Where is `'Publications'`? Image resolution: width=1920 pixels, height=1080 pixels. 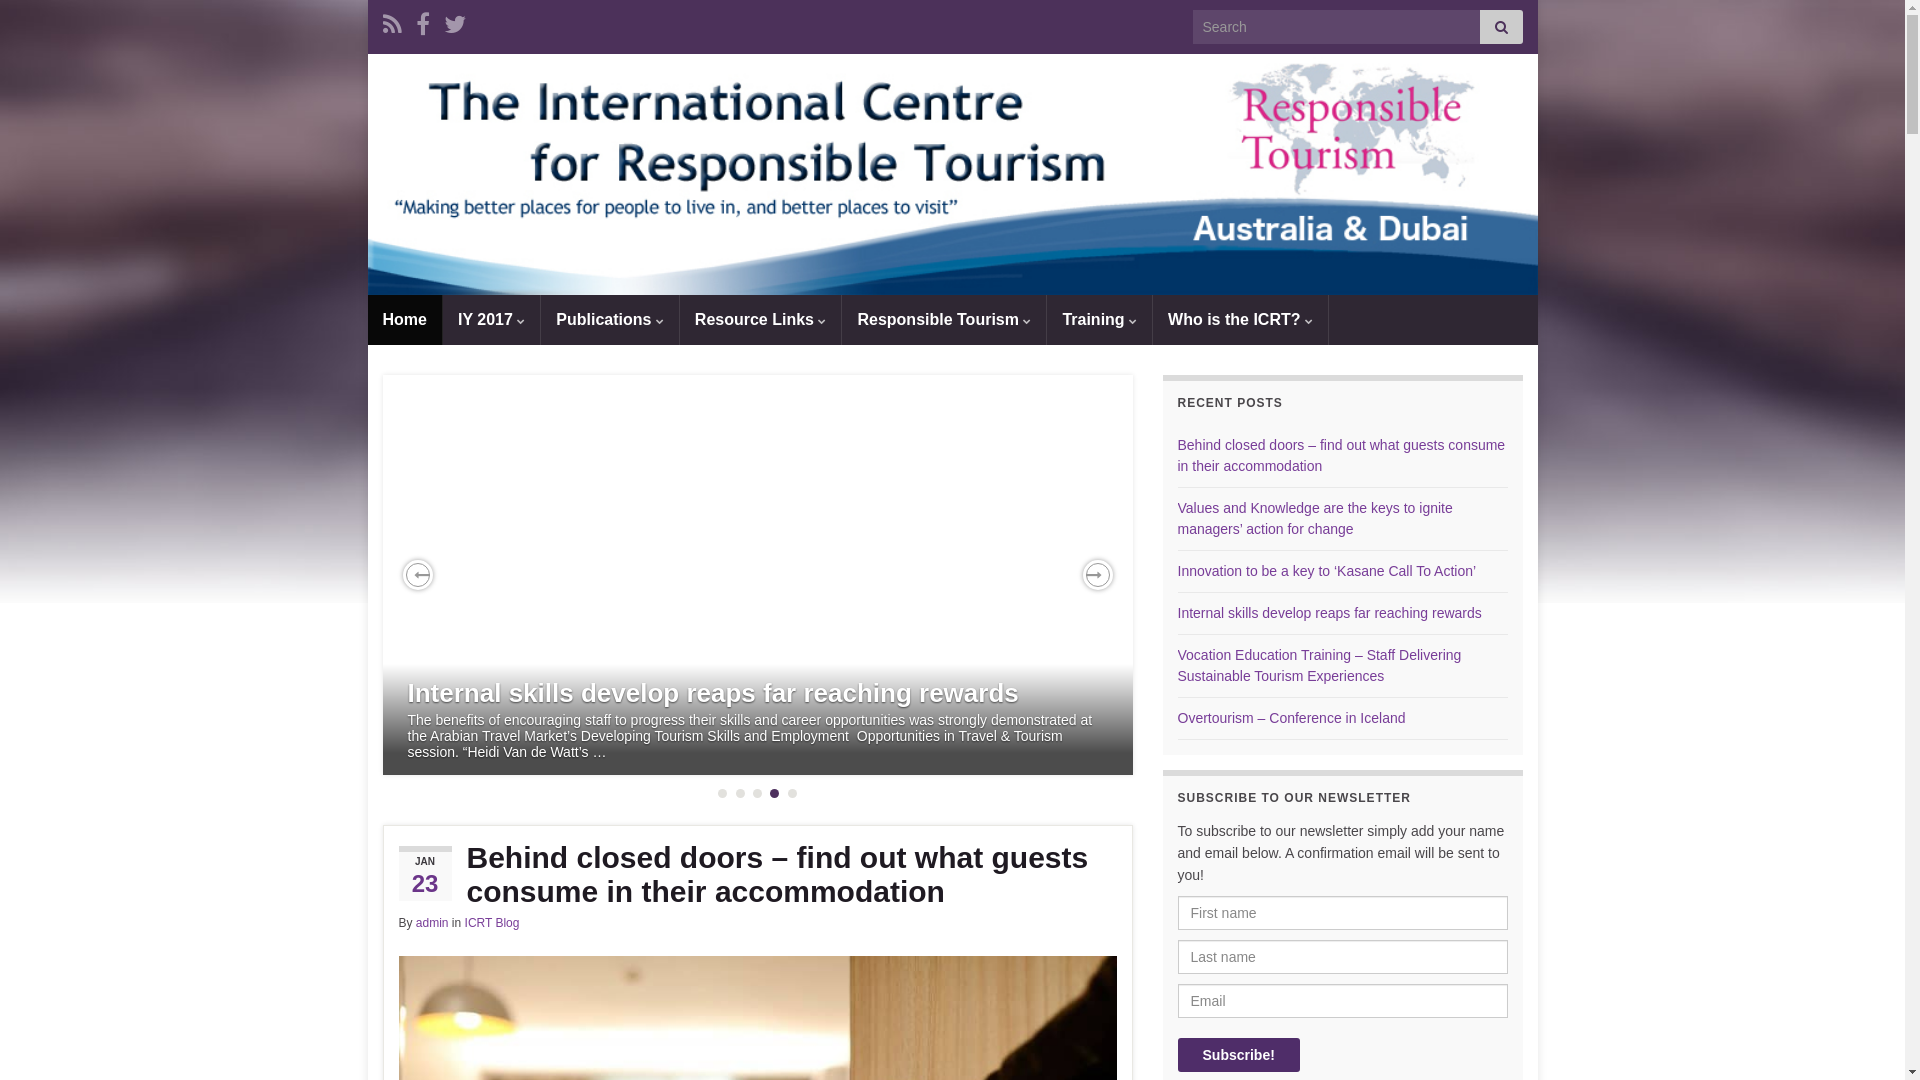 'Publications' is located at coordinates (541, 319).